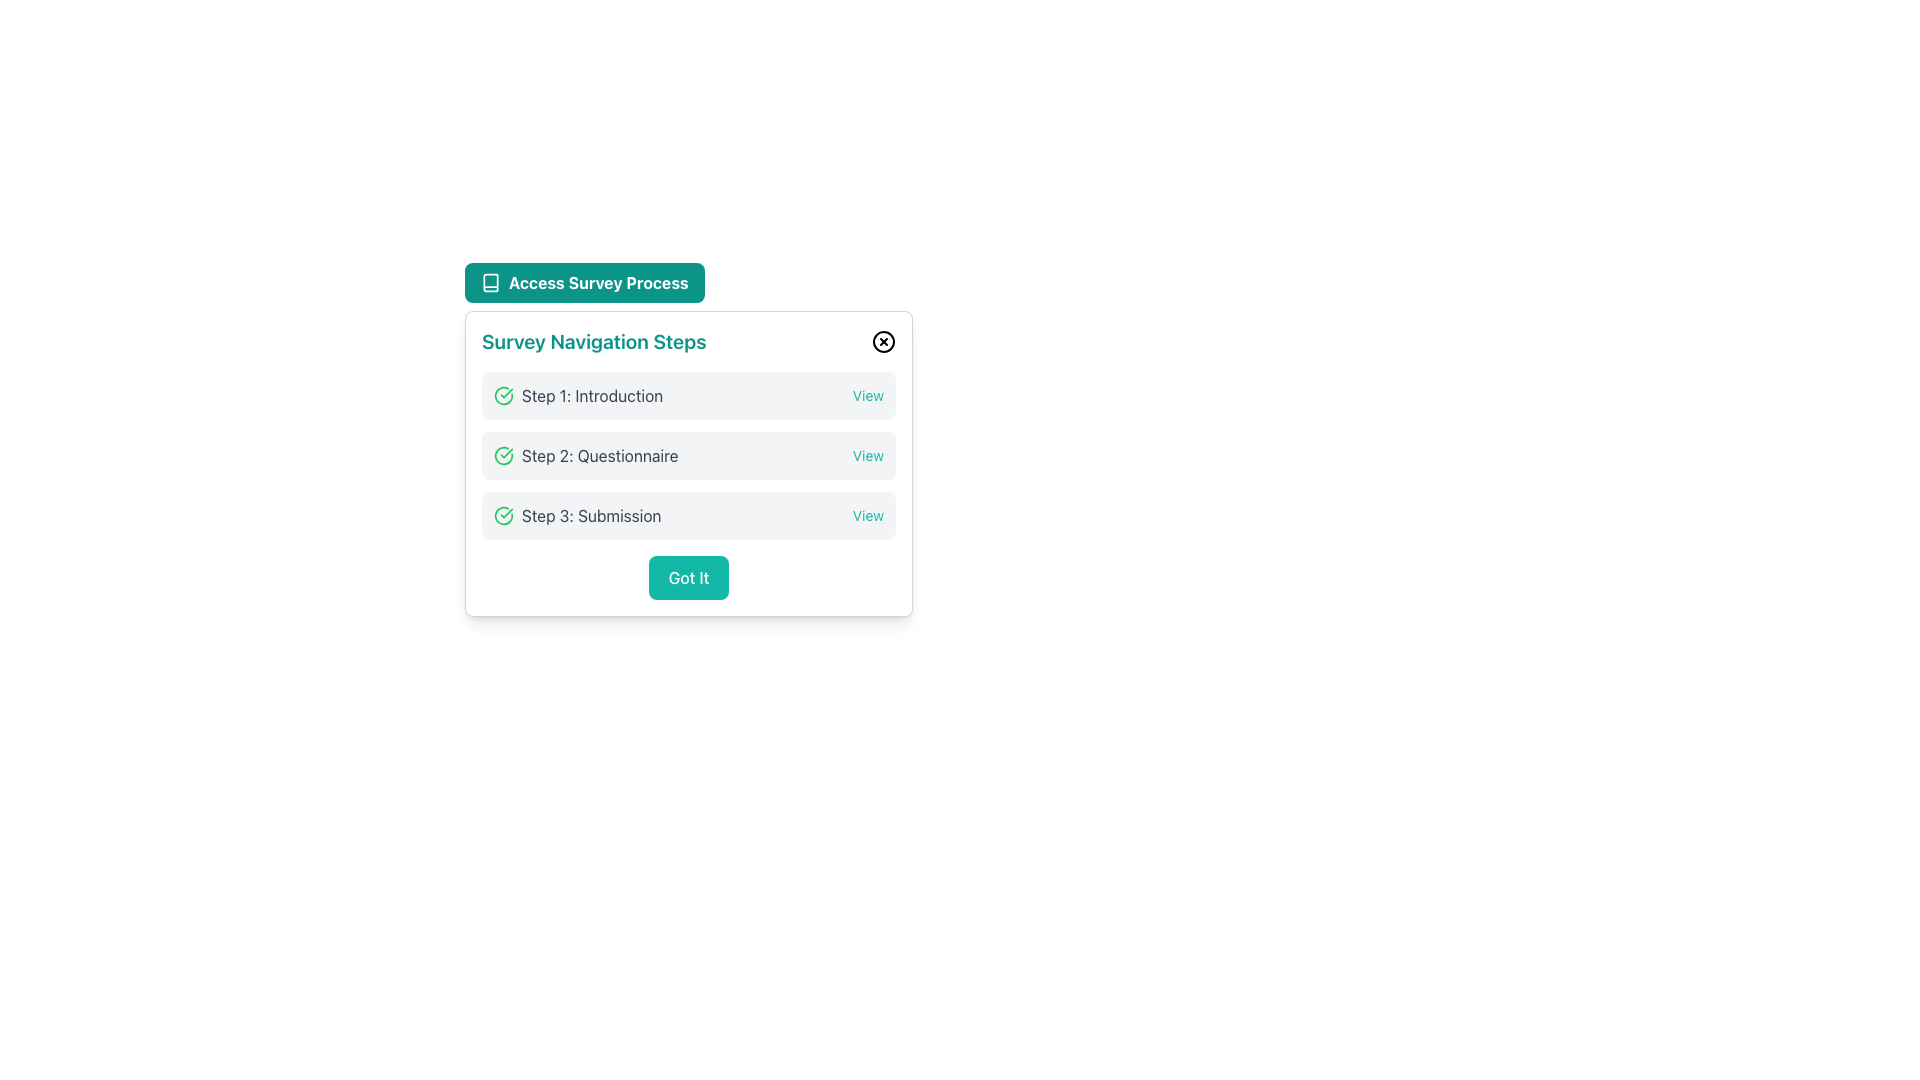 The width and height of the screenshot is (1920, 1080). I want to click on the text label reading 'Step 3: Submission' in the 'Survey Navigation Steps' modal, which is styled with a gray font color and positioned in a navigation list, so click(590, 515).